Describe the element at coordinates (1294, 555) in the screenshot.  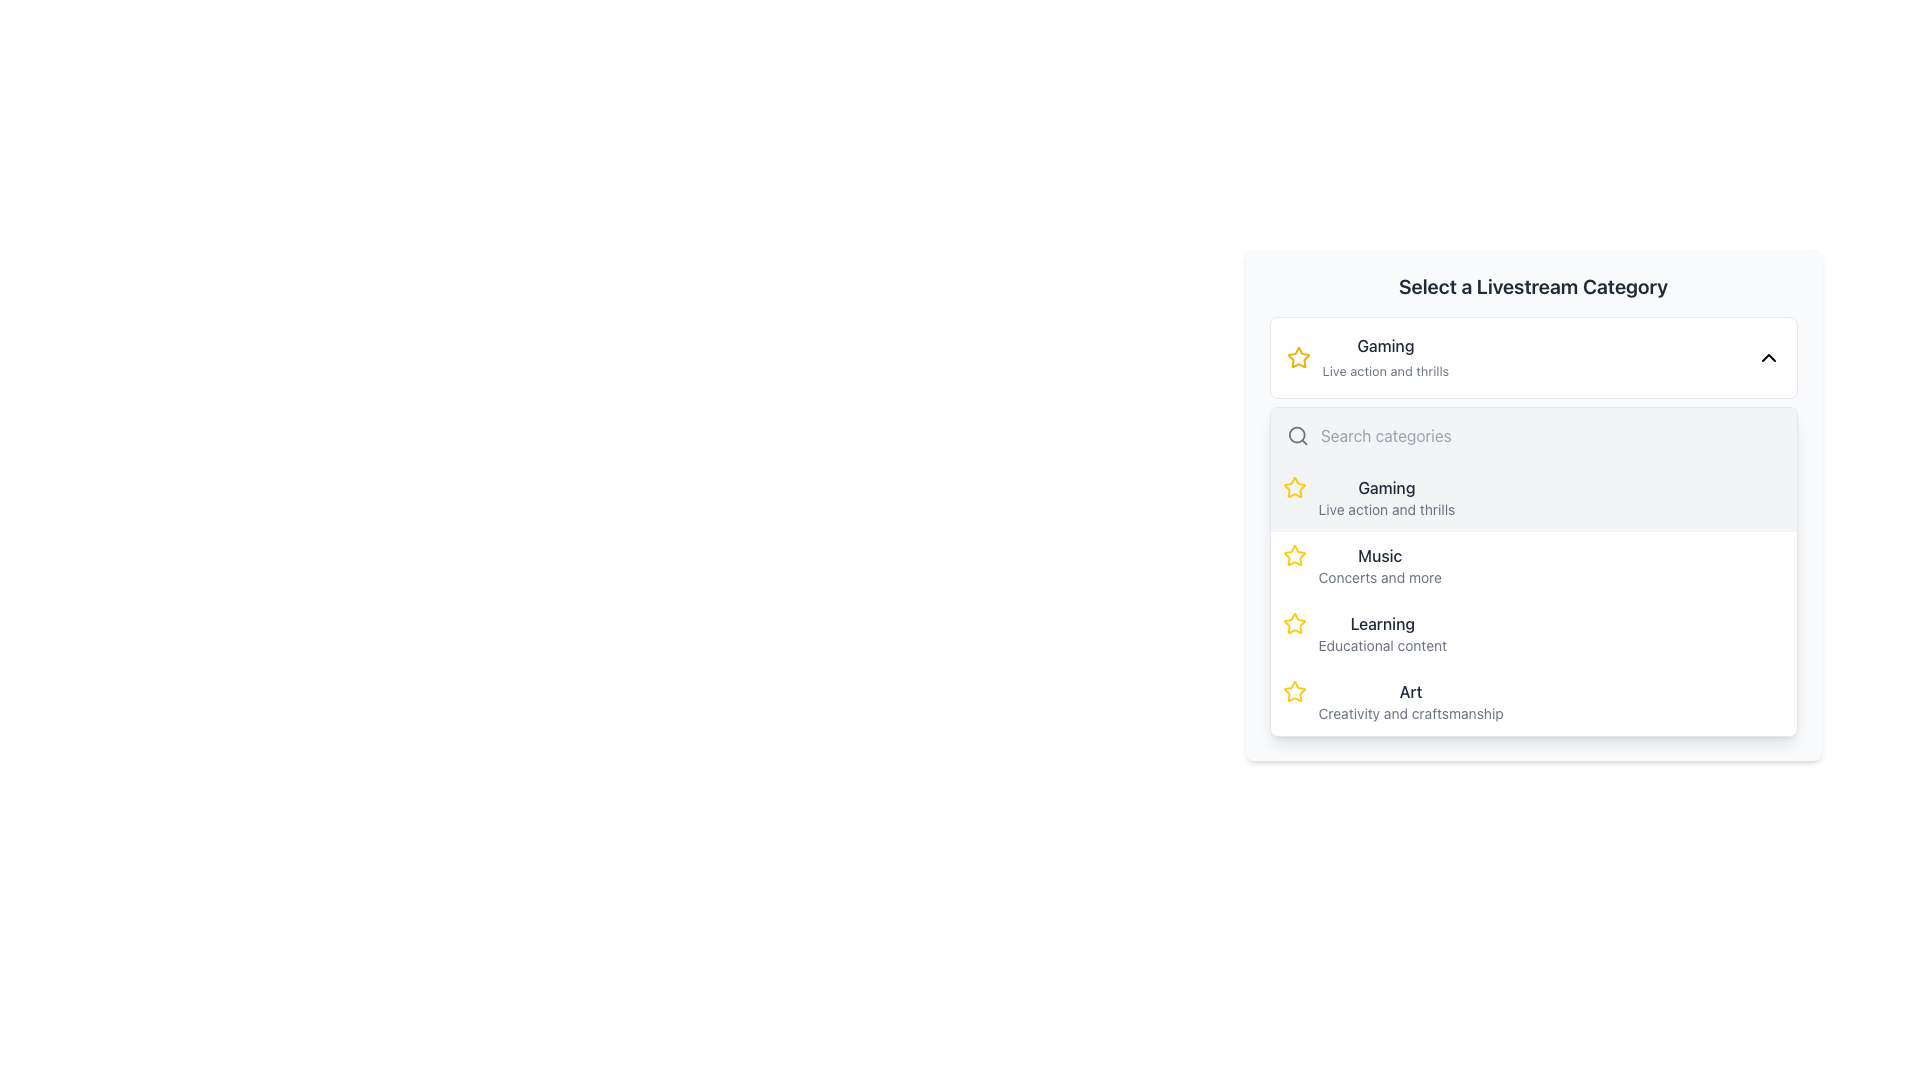
I see `the star icon indicating the 'Music - Concerts and more' option in the list, which is positioned below 'Gaming' and above 'Learning'` at that location.